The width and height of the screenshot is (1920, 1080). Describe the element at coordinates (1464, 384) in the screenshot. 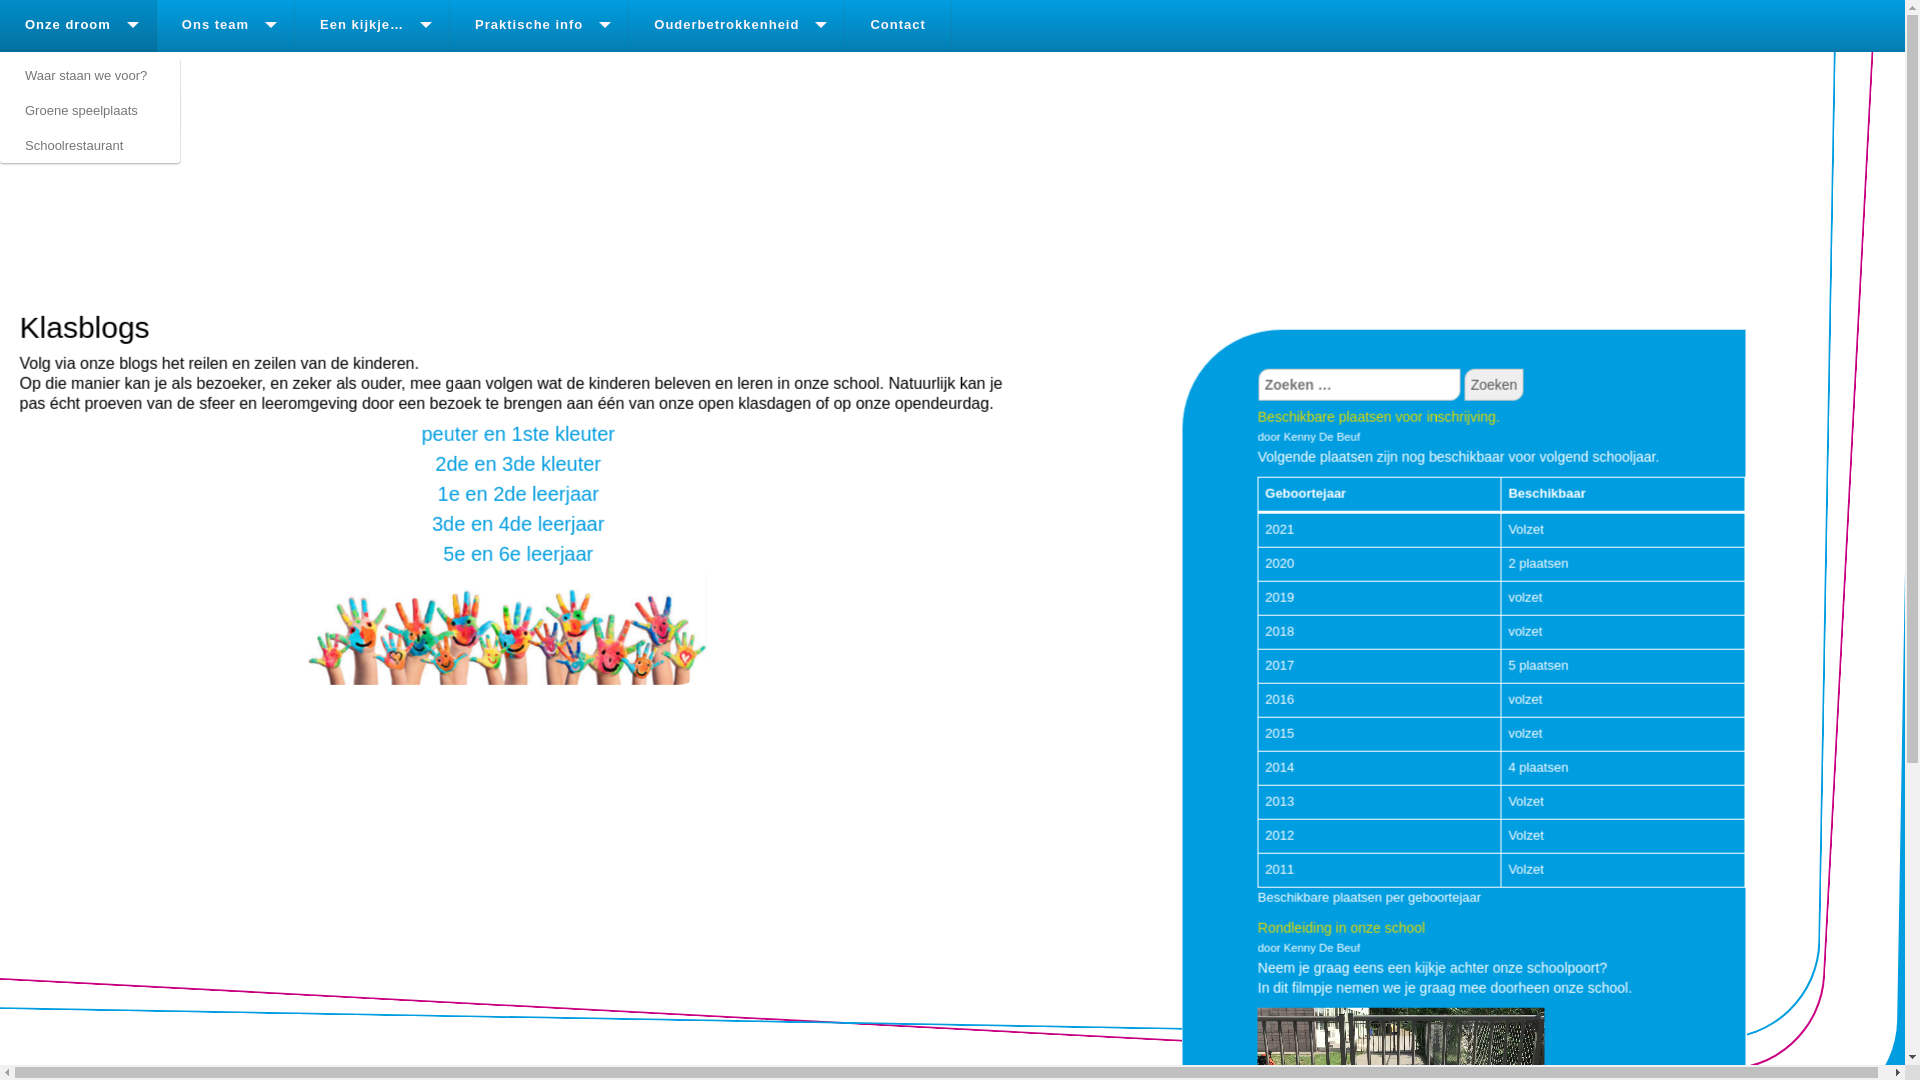

I see `'Zoeken'` at that location.